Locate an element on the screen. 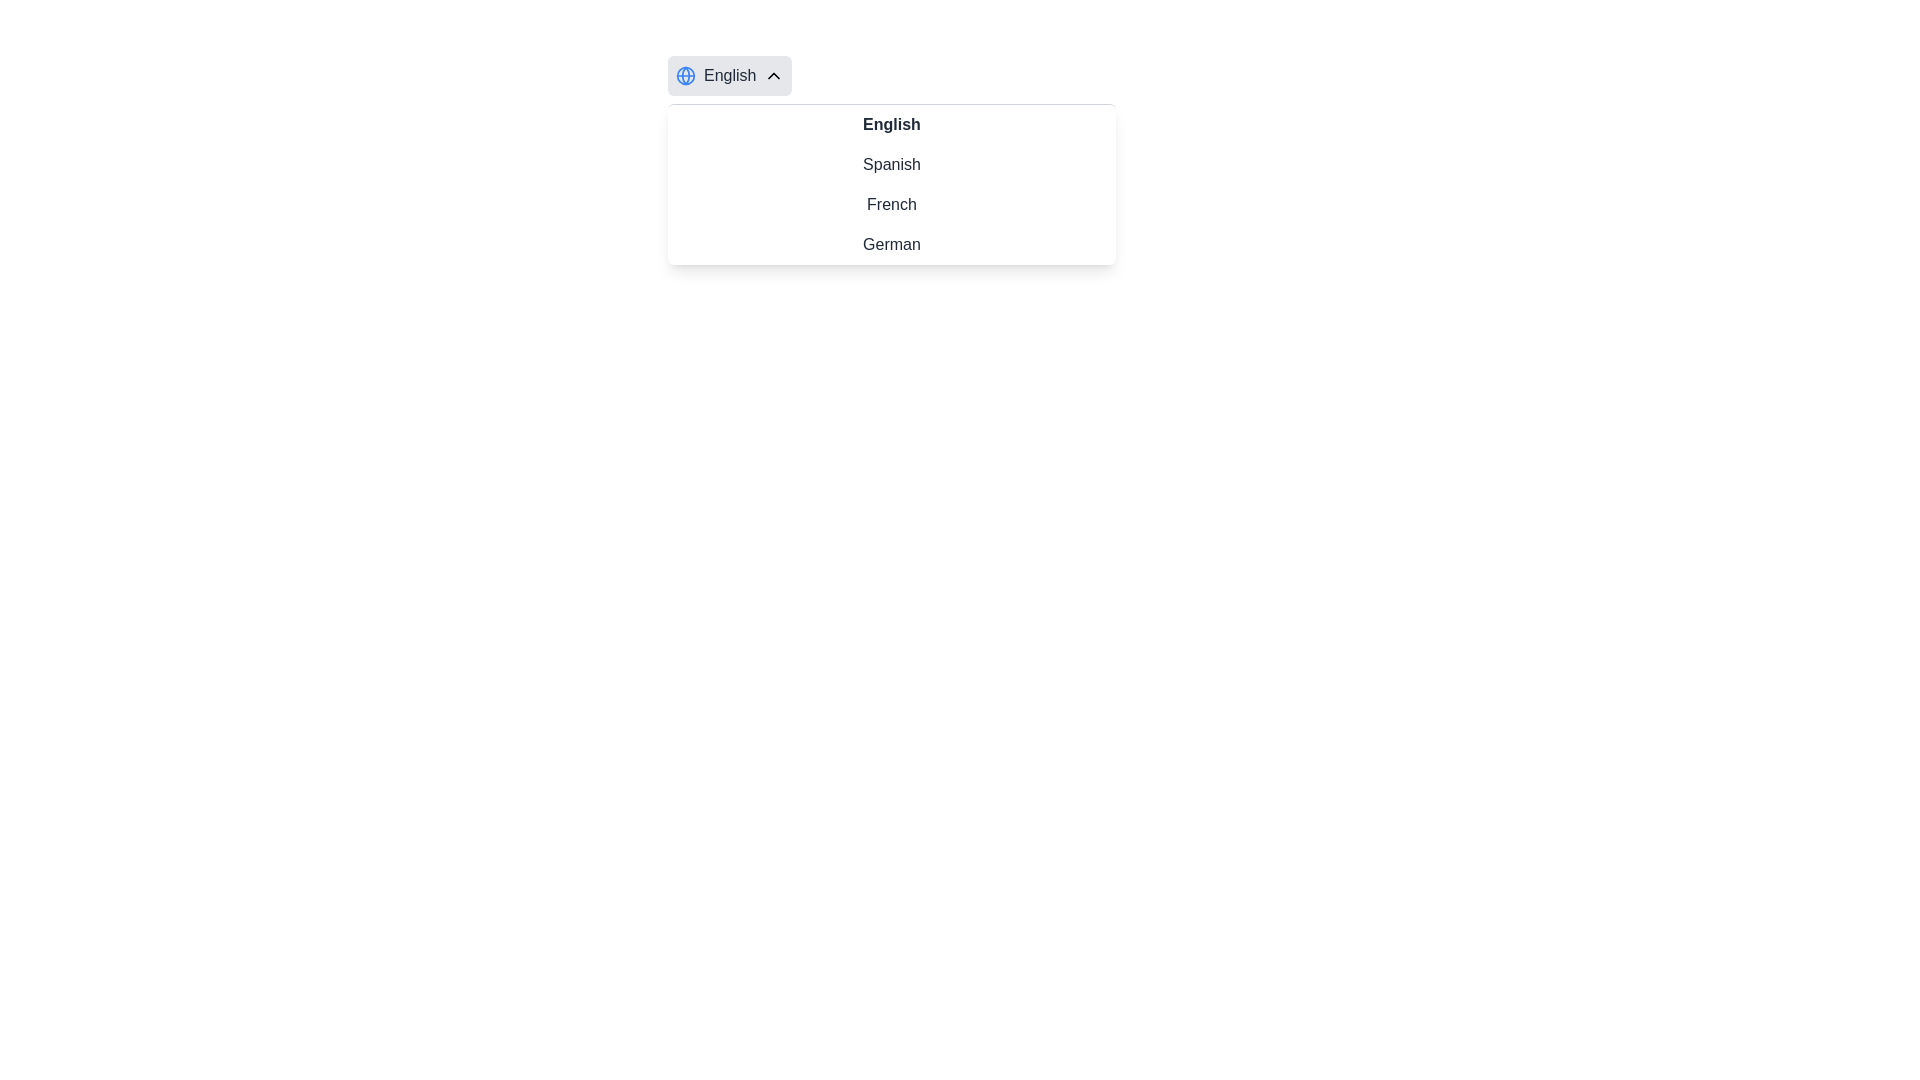 The image size is (1920, 1080). the second option in the language selection dropdown menu to switch the language setting to Spanish is located at coordinates (891, 164).